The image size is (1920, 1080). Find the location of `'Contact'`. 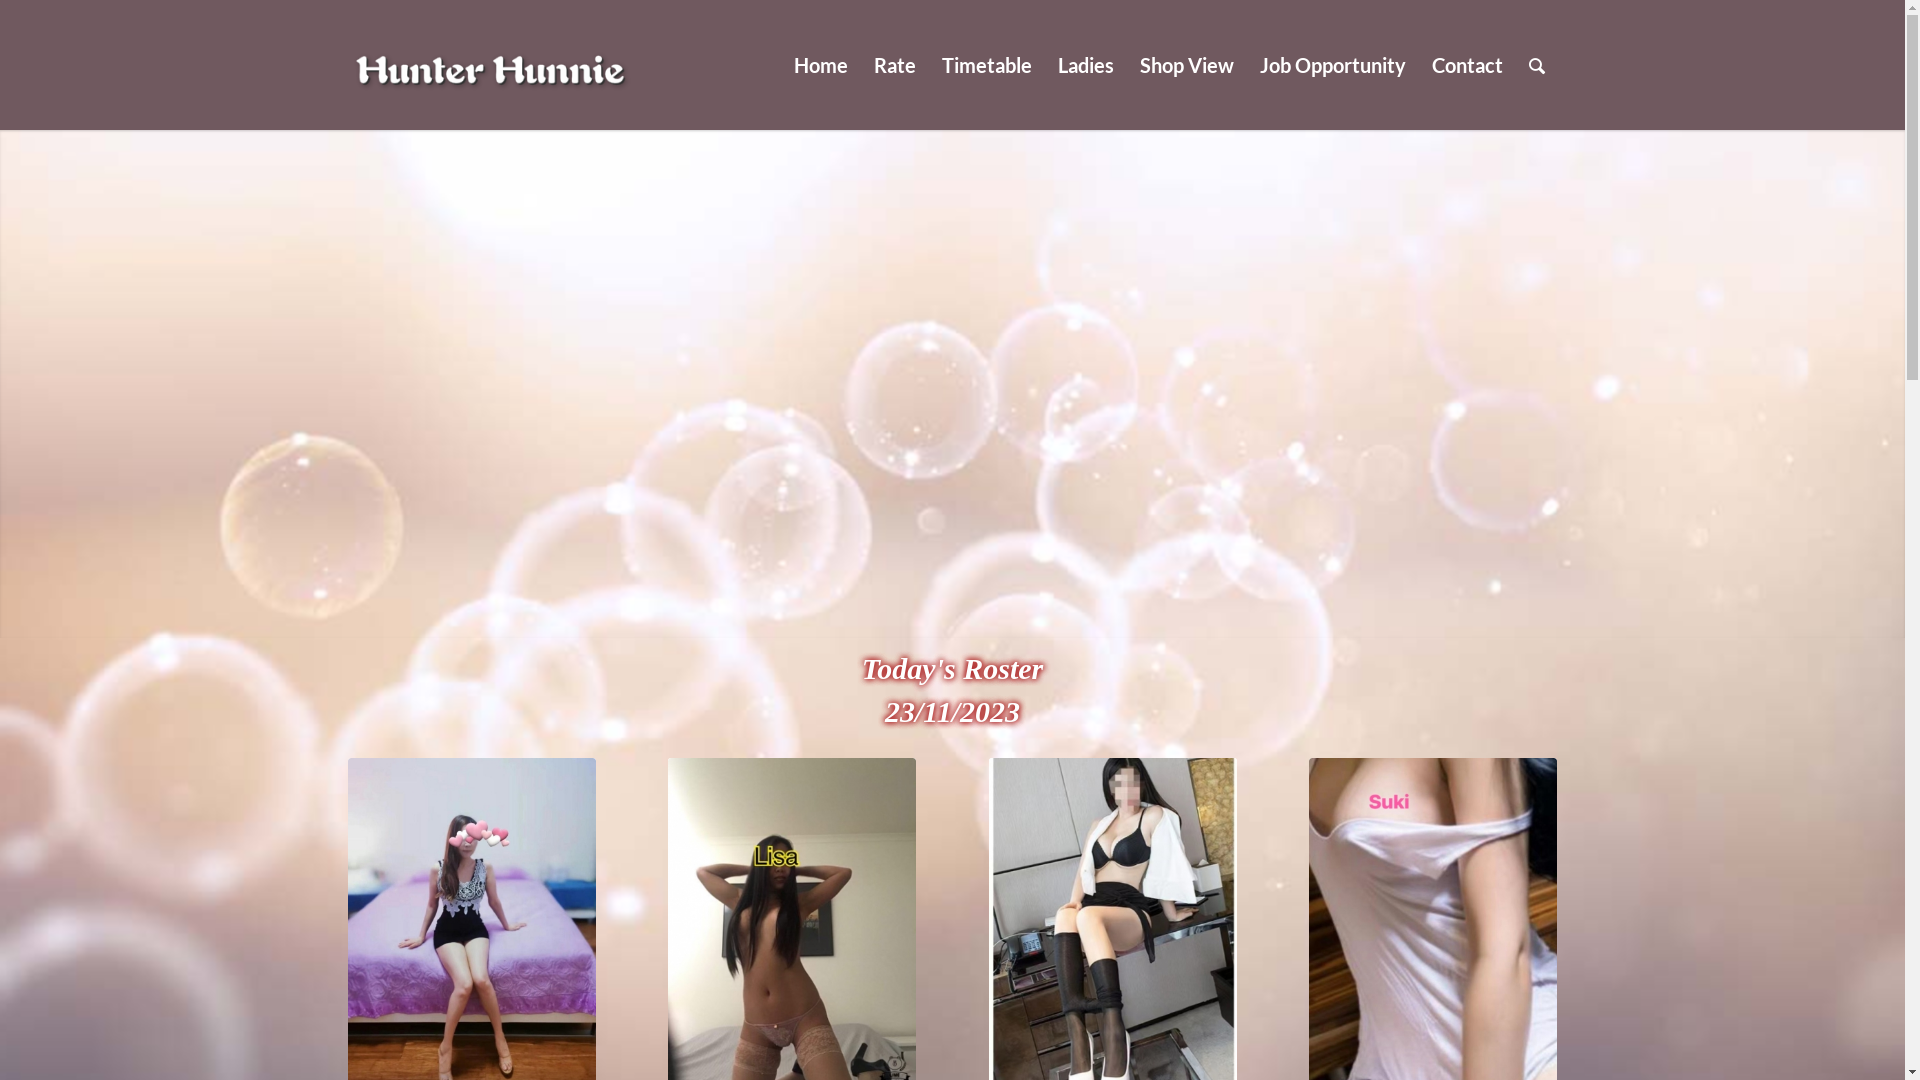

'Contact' is located at coordinates (1466, 64).